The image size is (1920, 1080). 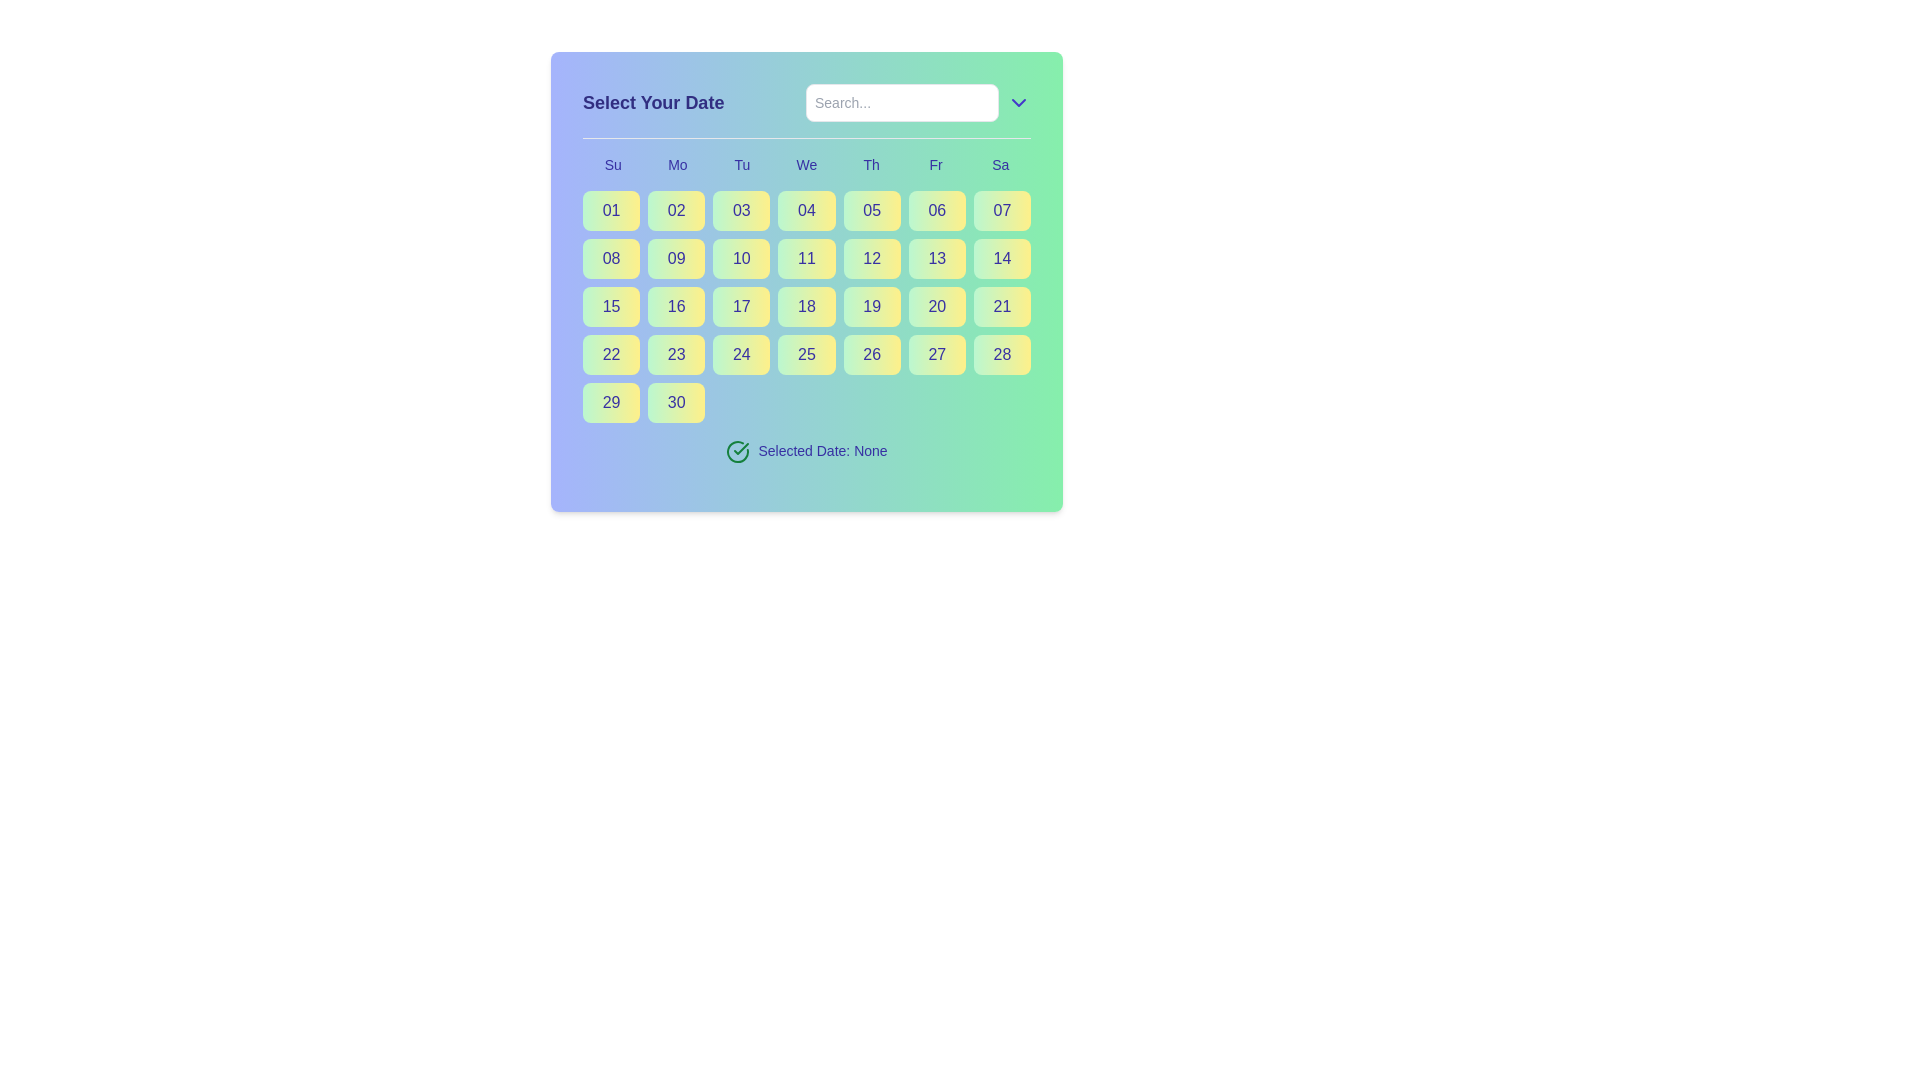 What do you see at coordinates (806, 307) in the screenshot?
I see `a date cell in the Calendar grid` at bounding box center [806, 307].